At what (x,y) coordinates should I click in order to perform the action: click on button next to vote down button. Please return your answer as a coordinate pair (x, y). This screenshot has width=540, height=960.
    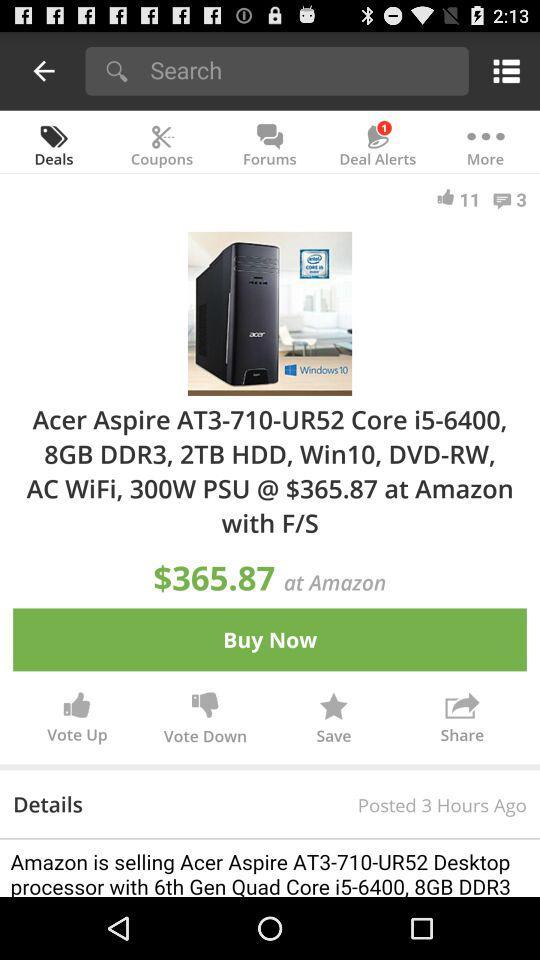
    Looking at the image, I should click on (333, 720).